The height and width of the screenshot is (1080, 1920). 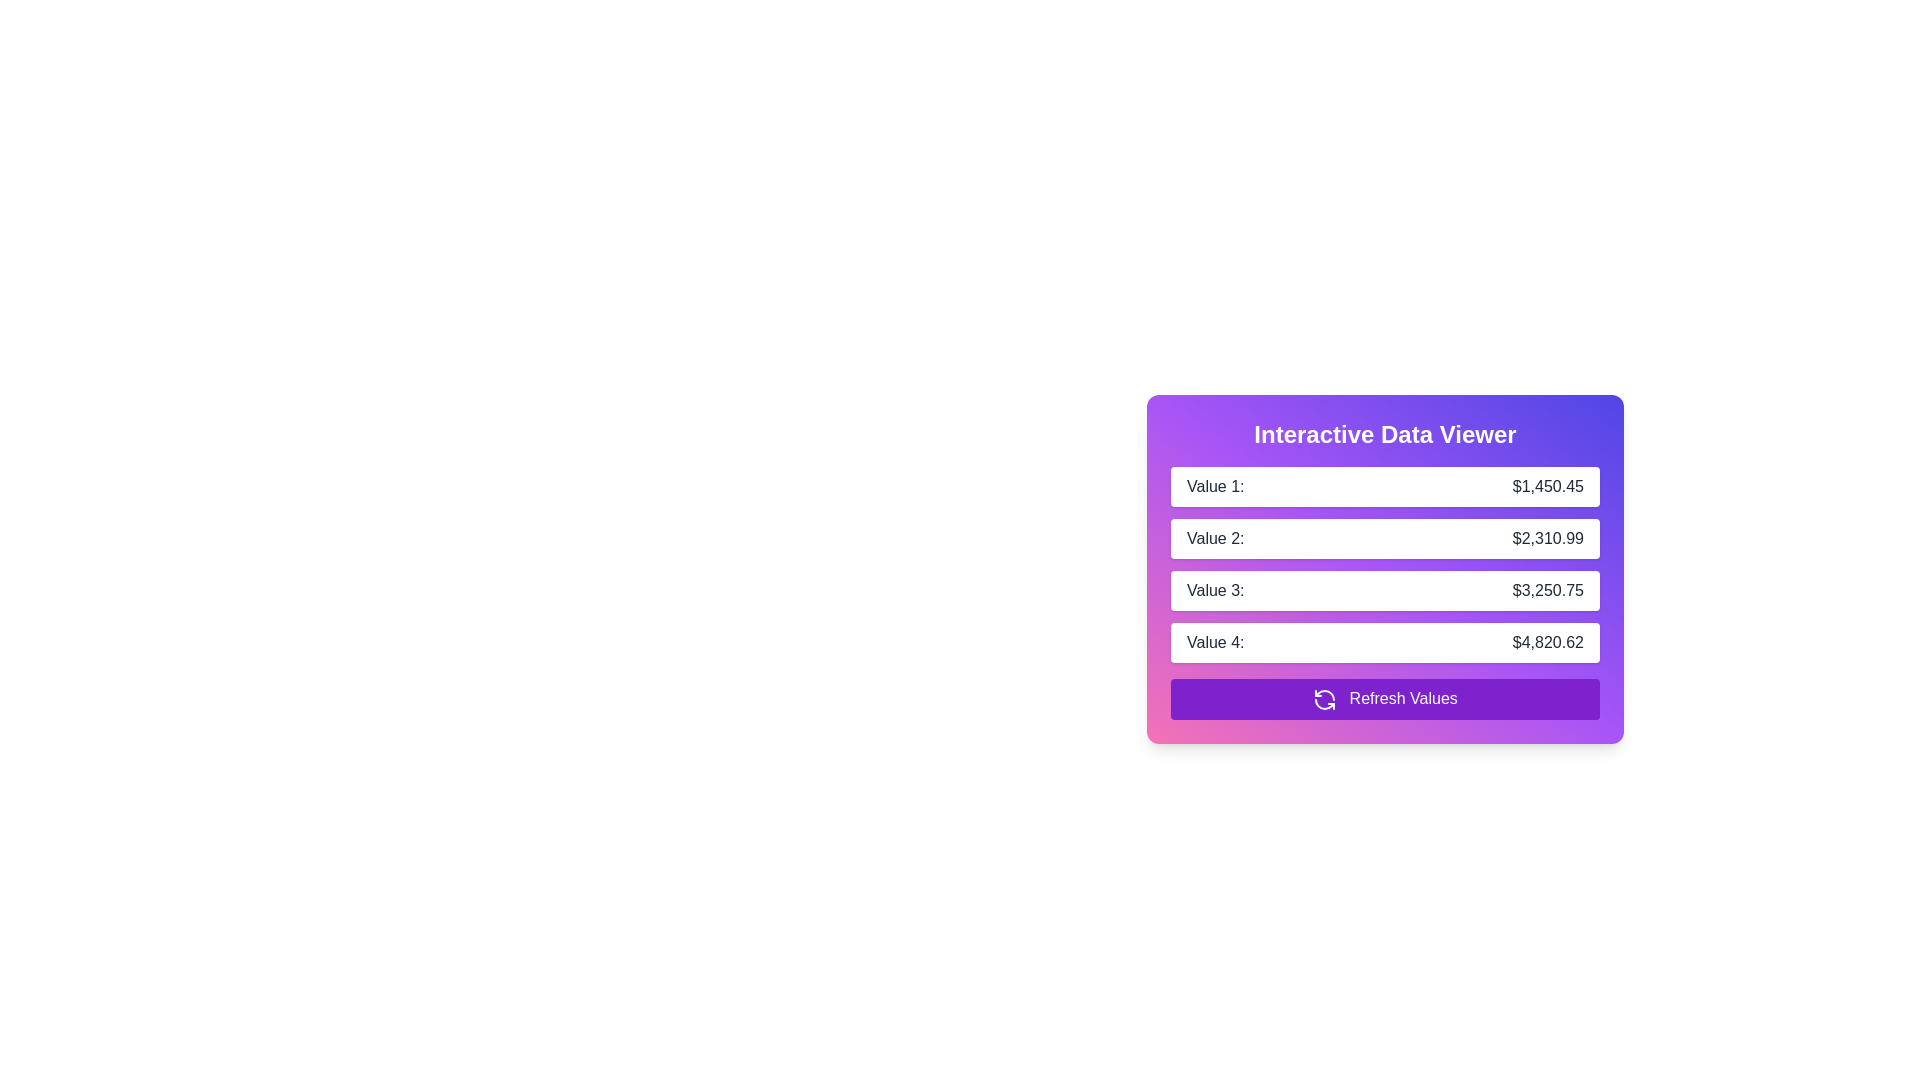 I want to click on the rectangular purple button labeled 'Refresh Values' that contains the circular arrow icon resembling a refresh symbol, so click(x=1325, y=698).